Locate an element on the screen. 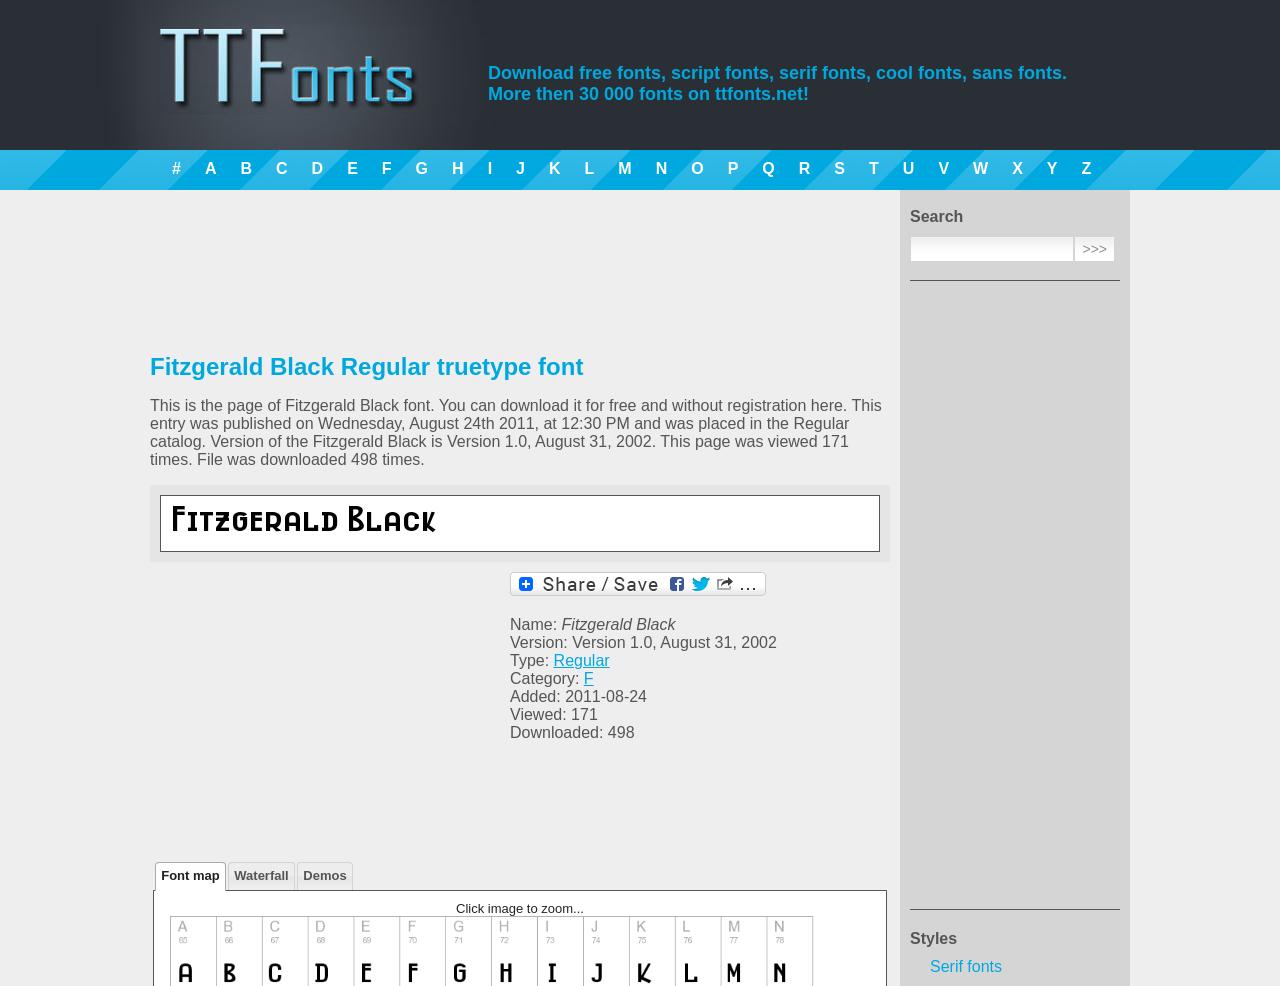 This screenshot has height=986, width=1280. 'Download free fonts, script fonts, serif fonts, cool fonts, sans fonts.' is located at coordinates (776, 70).